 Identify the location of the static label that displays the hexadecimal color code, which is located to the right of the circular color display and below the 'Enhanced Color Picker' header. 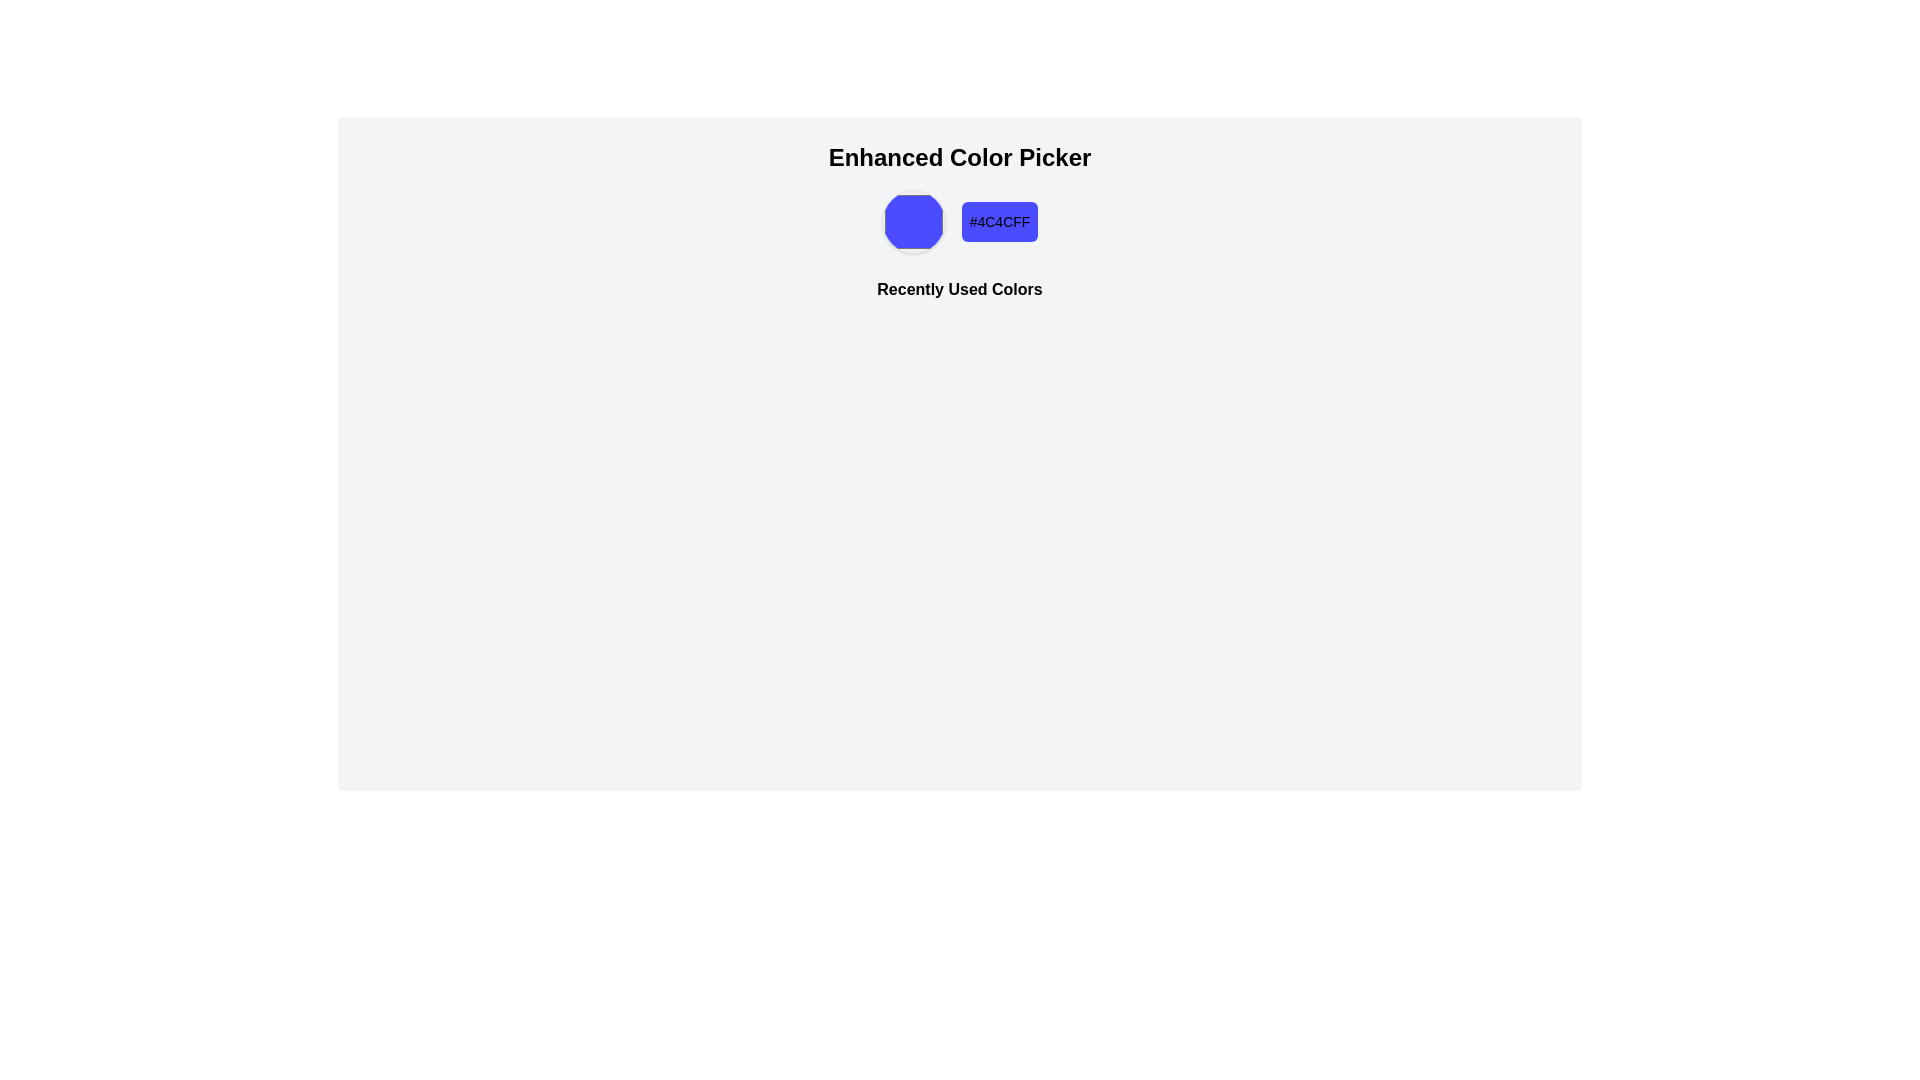
(999, 222).